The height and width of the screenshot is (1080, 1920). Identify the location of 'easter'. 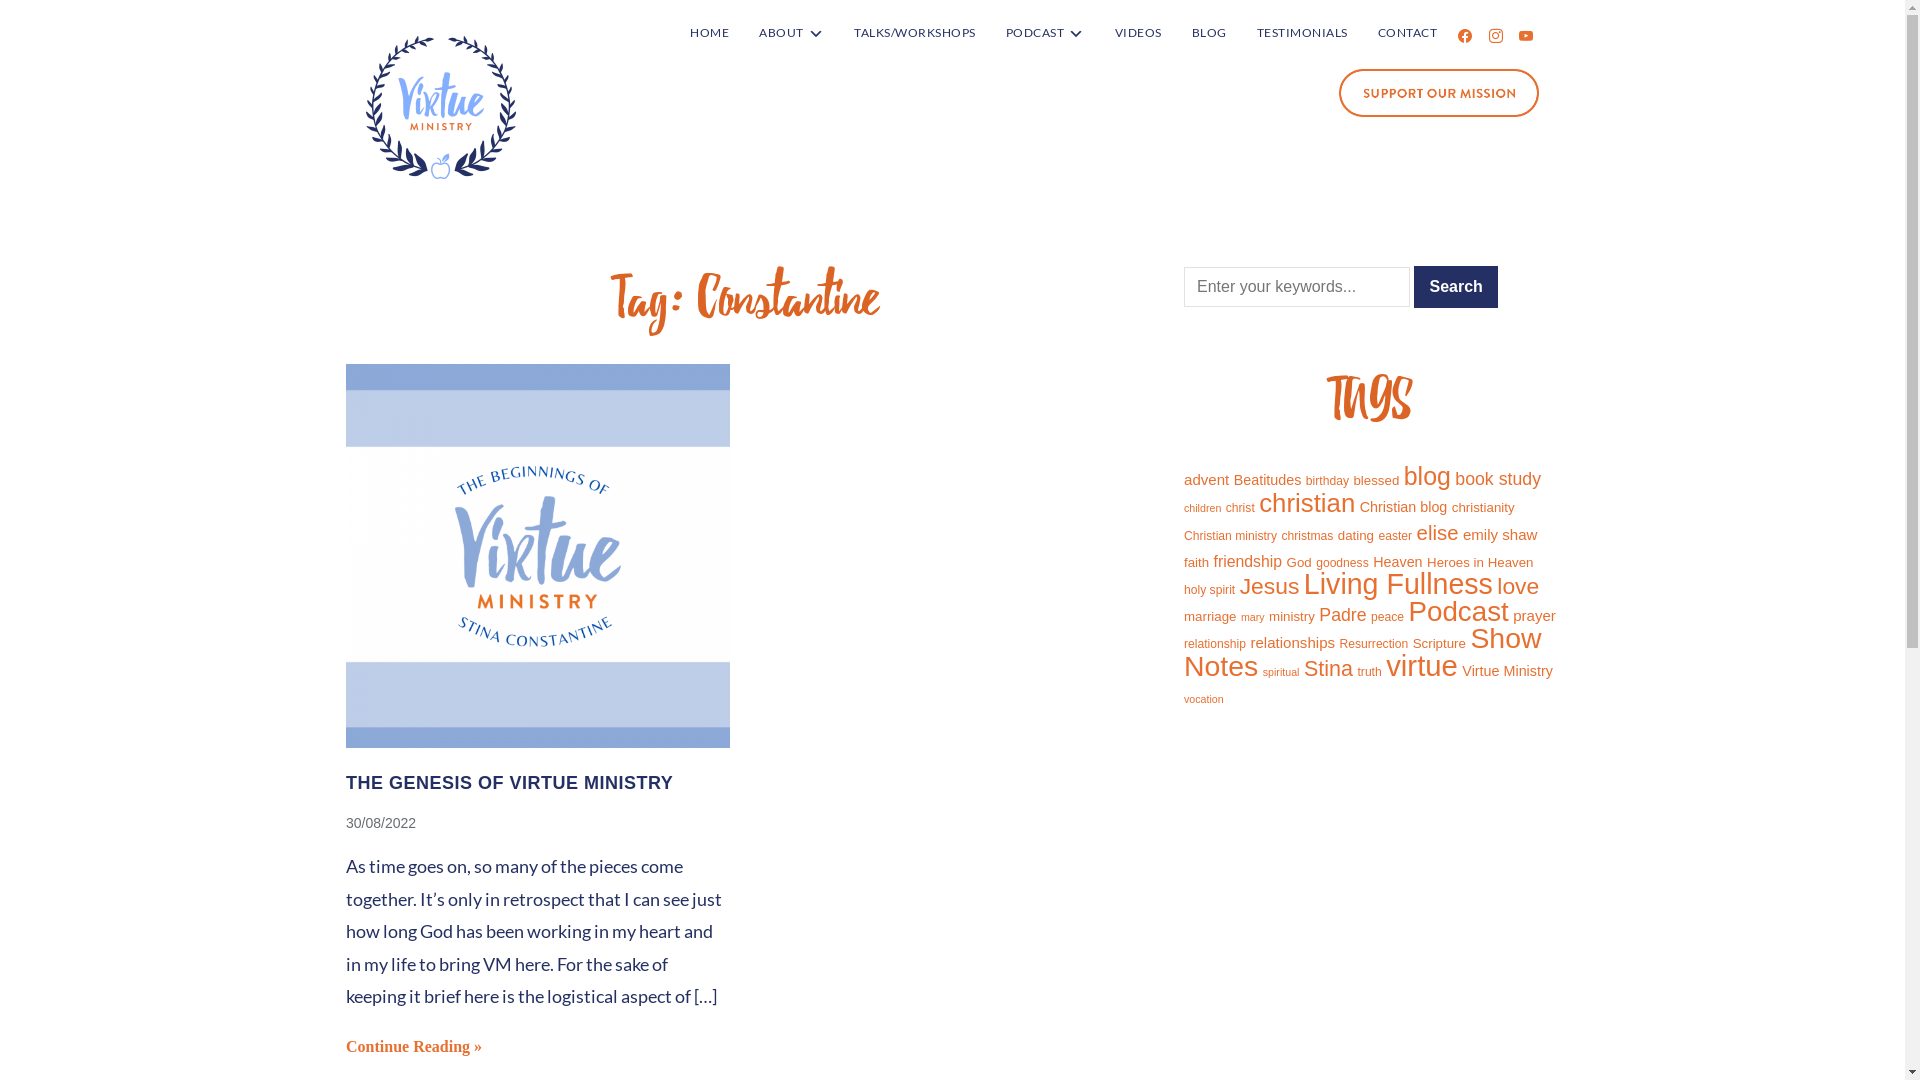
(1394, 535).